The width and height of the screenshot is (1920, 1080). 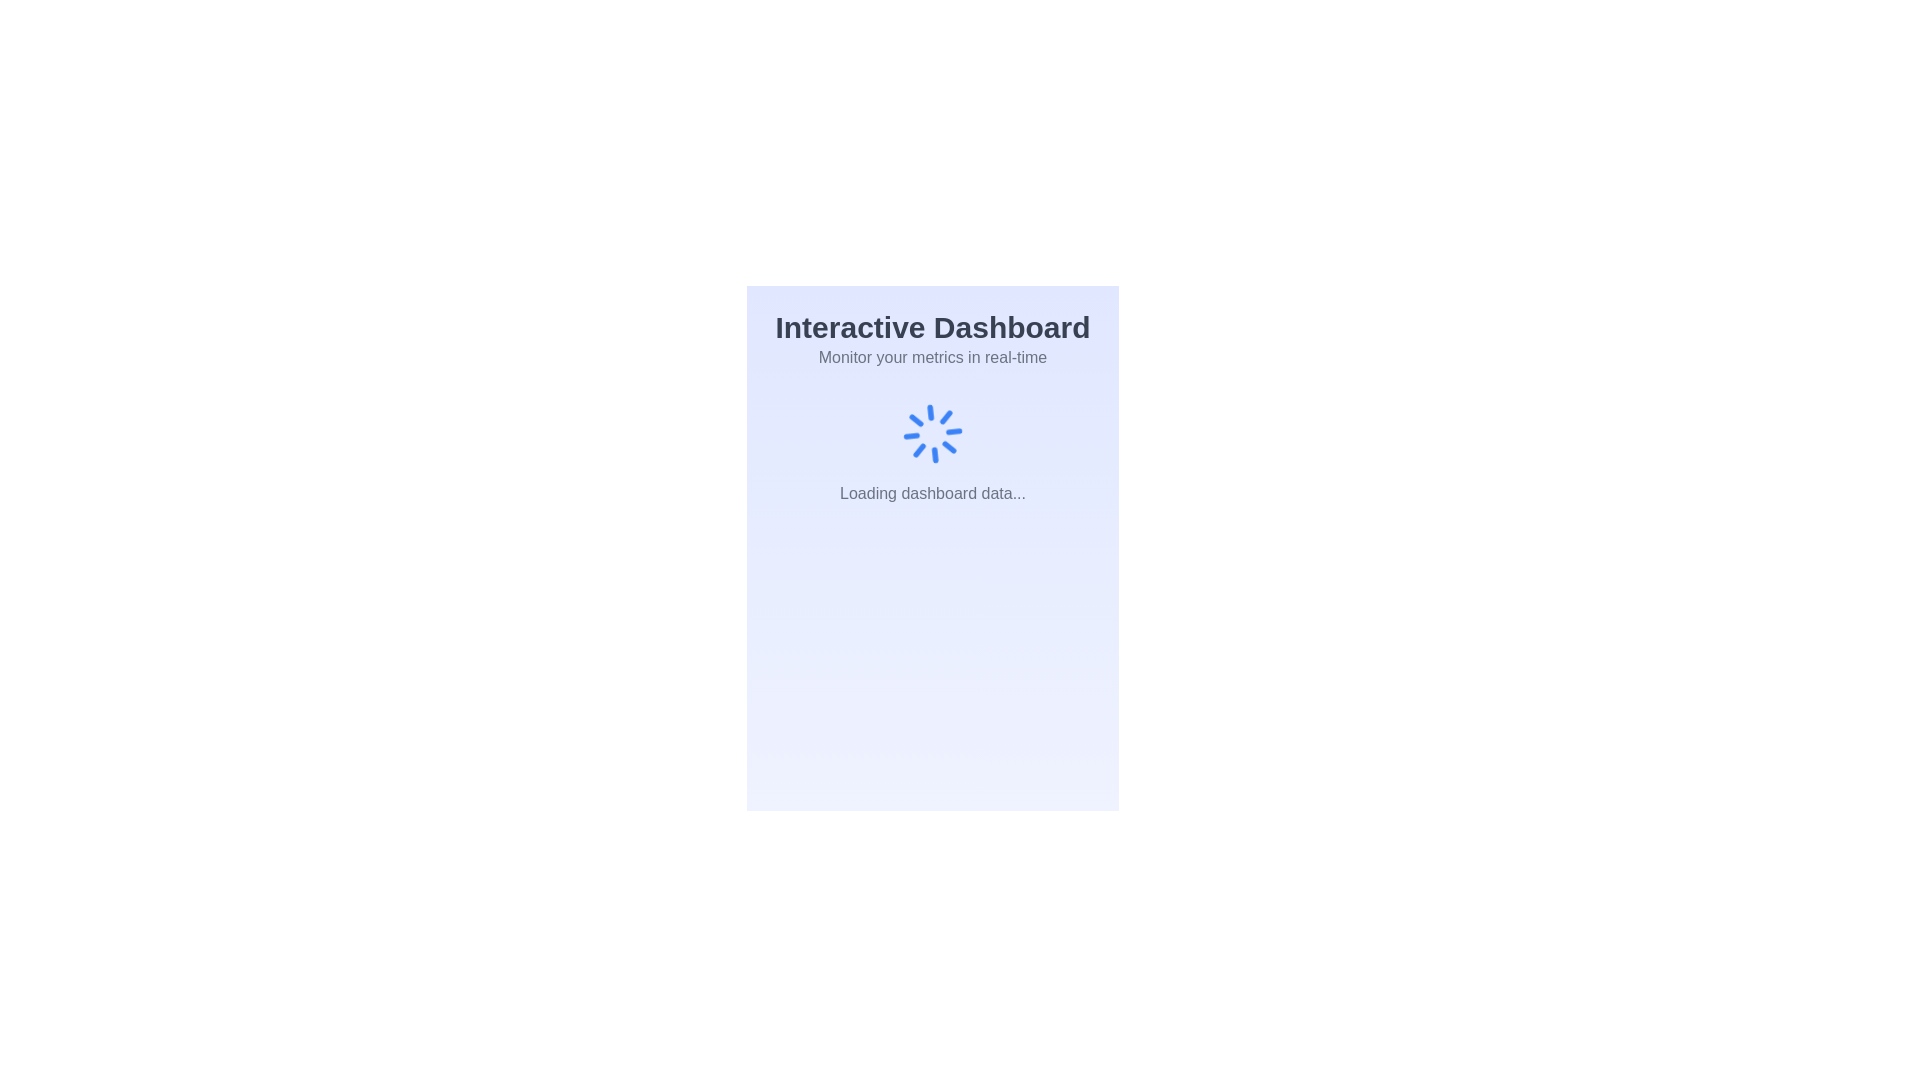 What do you see at coordinates (940, 453) in the screenshot?
I see `the top segment of the spinning loader, which visually indicates a loading state` at bounding box center [940, 453].